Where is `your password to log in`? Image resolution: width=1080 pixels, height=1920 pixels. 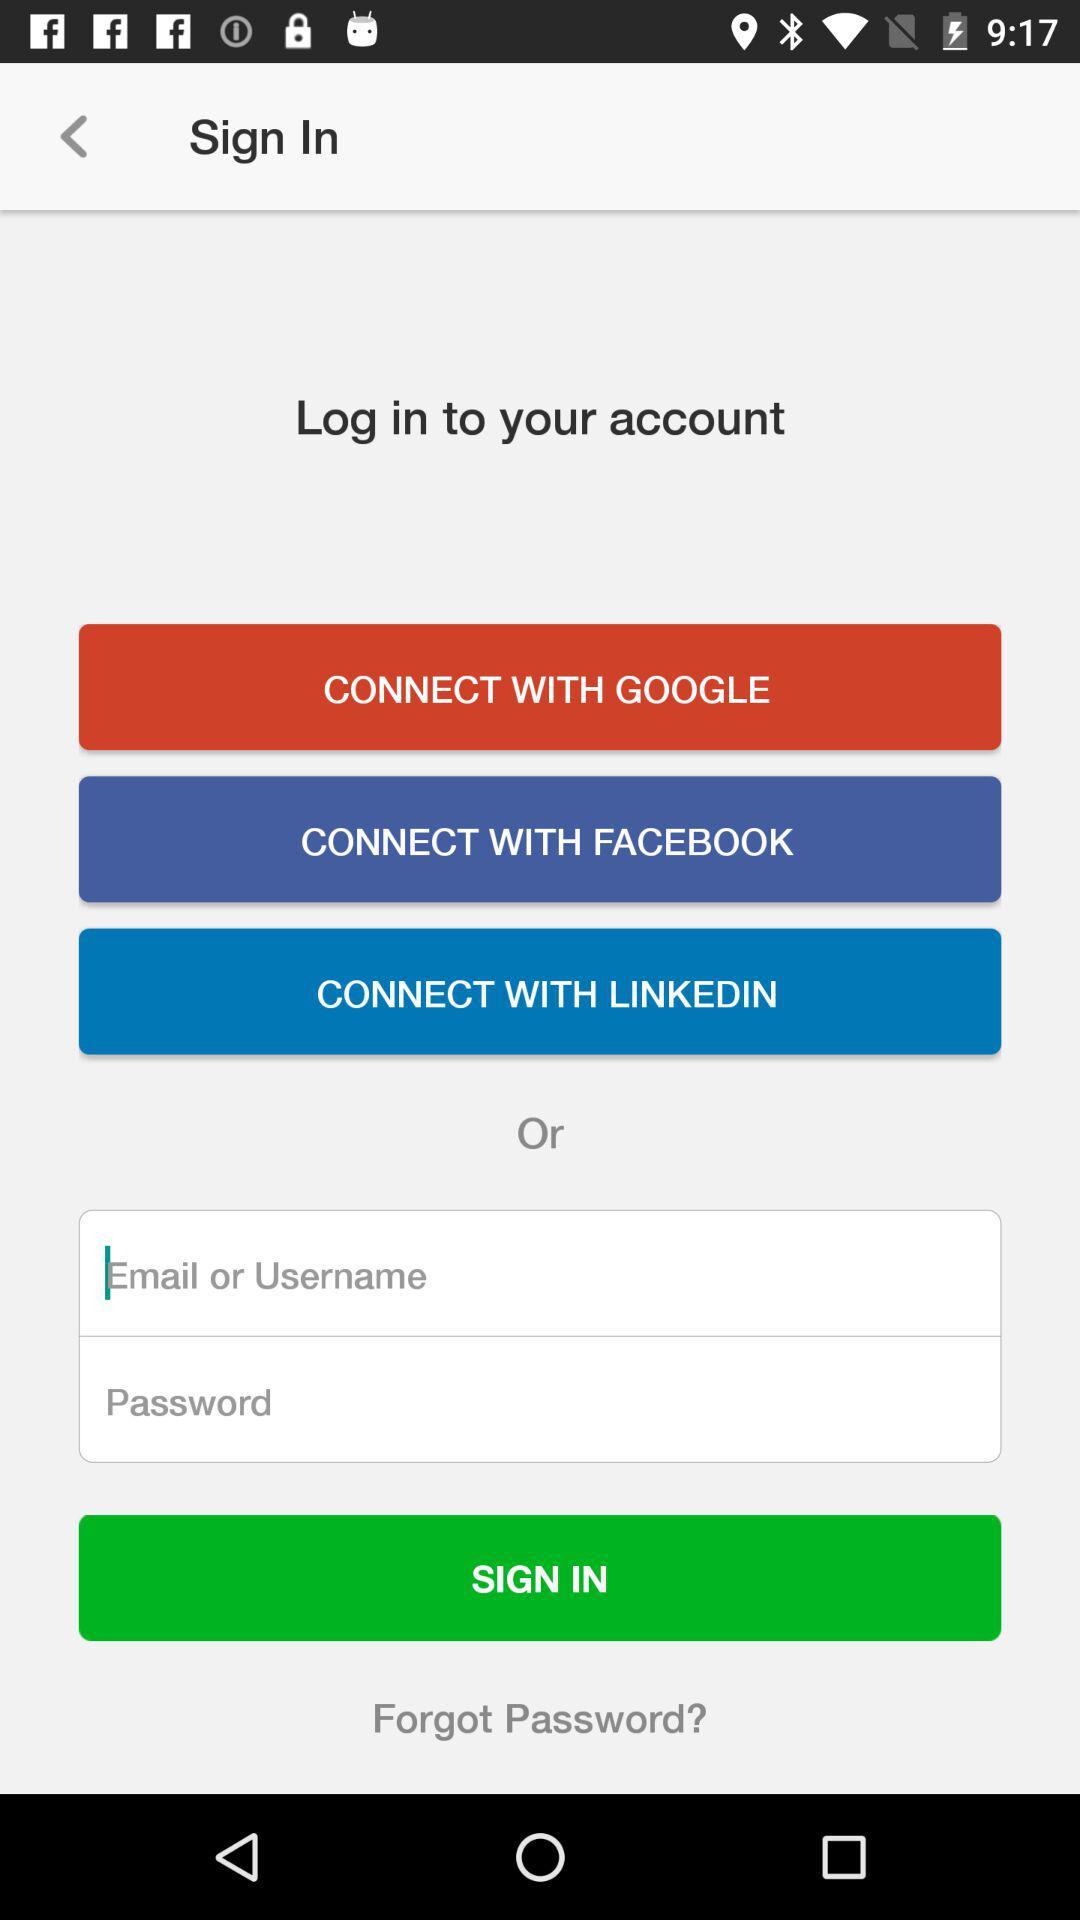
your password to log in is located at coordinates (540, 1398).